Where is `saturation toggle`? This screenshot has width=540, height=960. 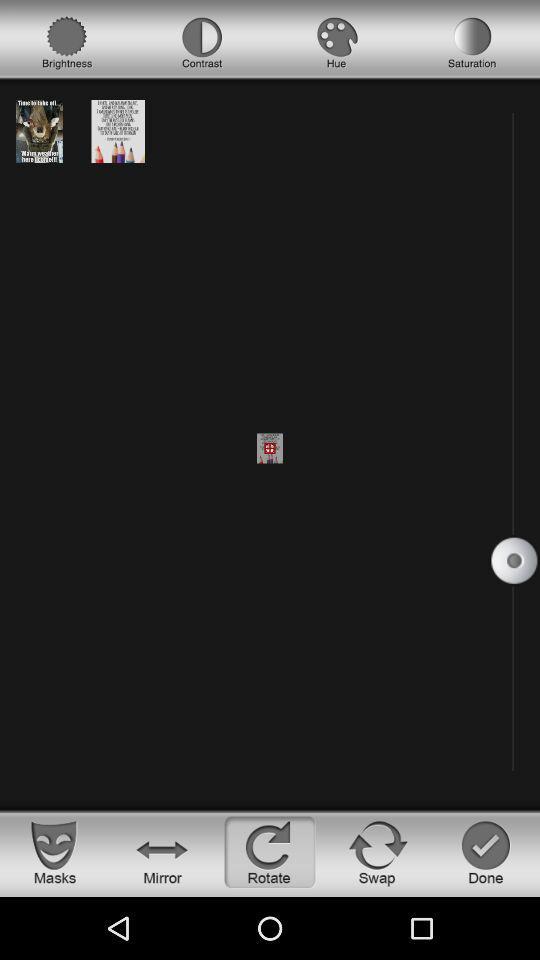 saturation toggle is located at coordinates (472, 42).